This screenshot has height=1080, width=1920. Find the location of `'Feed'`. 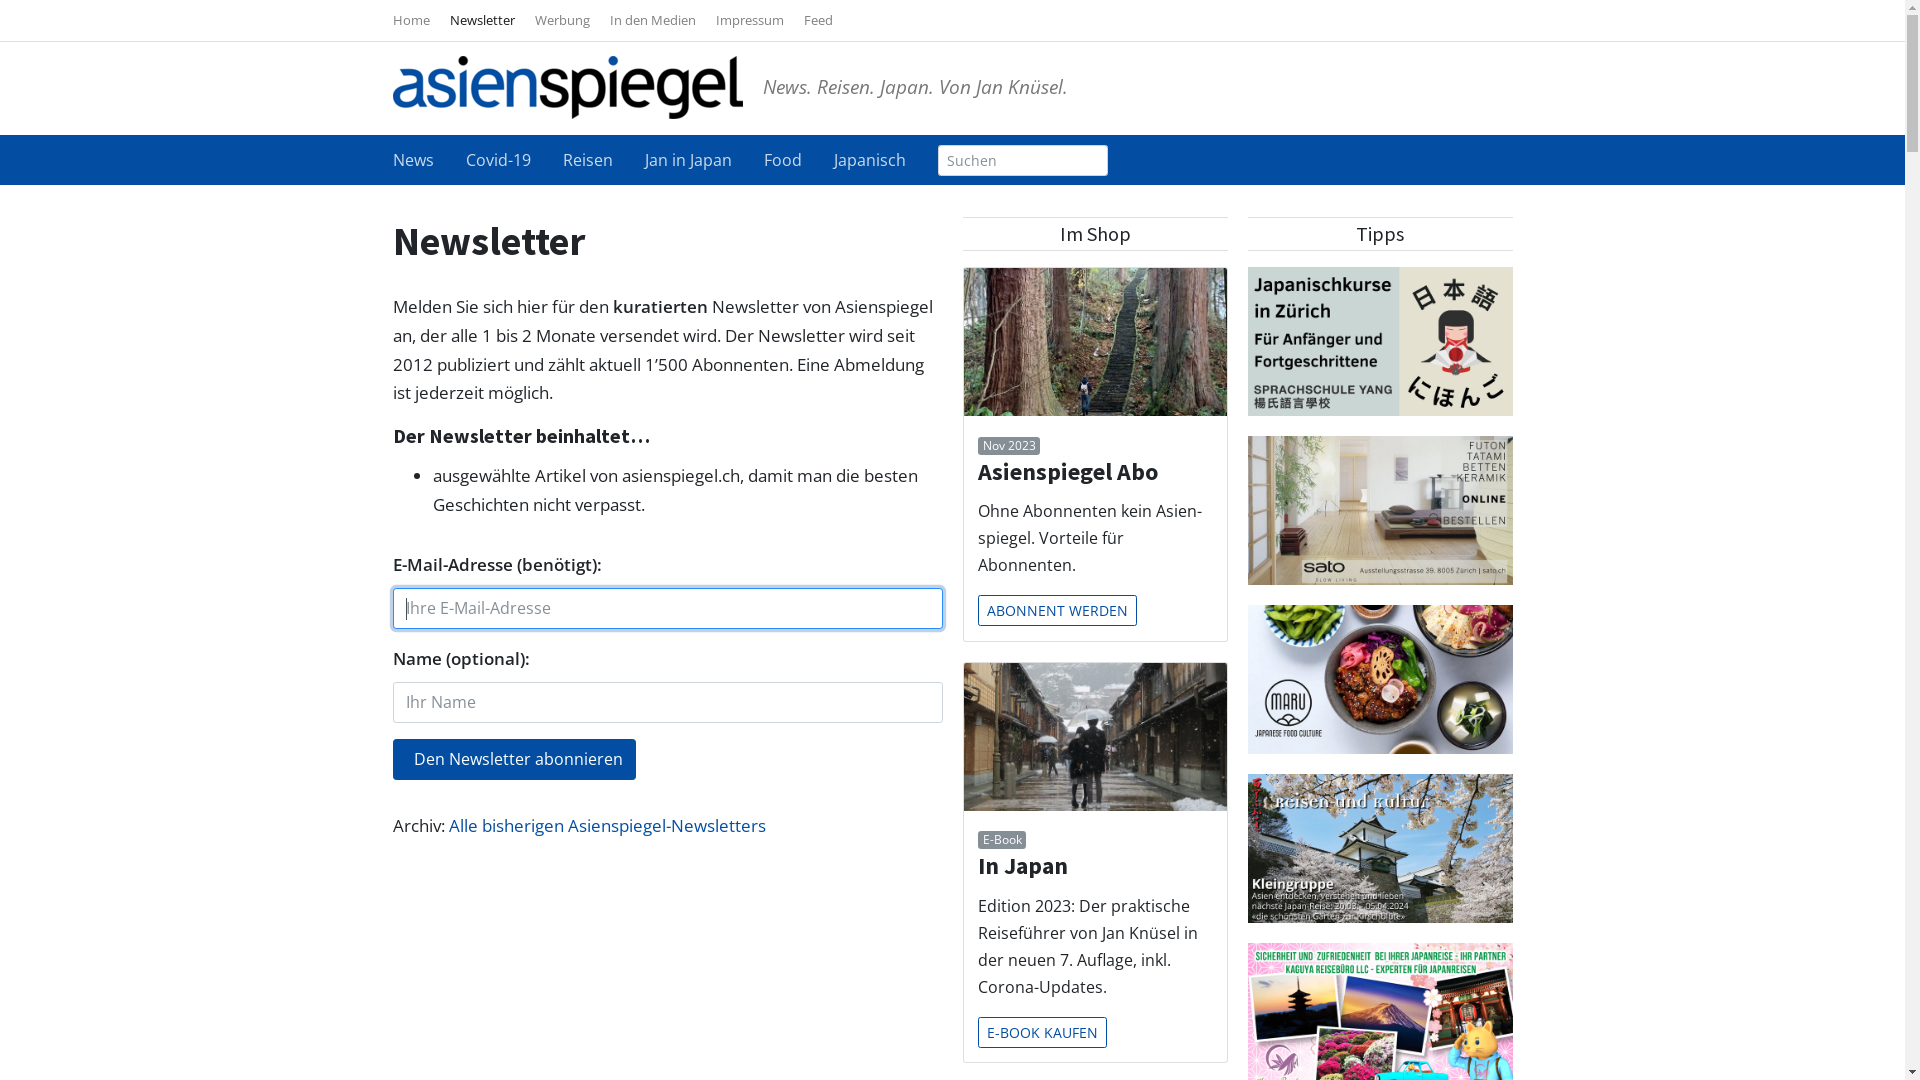

'Feed' is located at coordinates (818, 19).